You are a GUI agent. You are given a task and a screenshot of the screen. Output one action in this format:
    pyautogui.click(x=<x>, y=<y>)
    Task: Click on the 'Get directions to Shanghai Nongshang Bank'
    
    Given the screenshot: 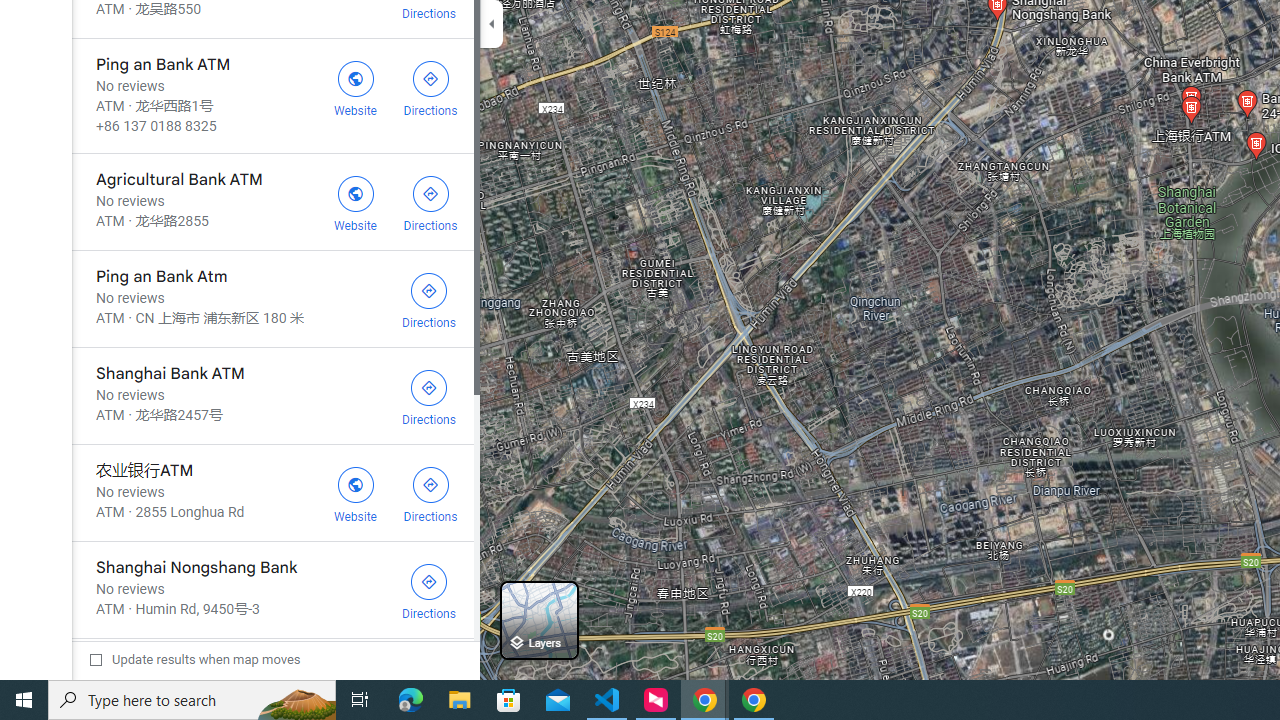 What is the action you would take?
    pyautogui.click(x=428, y=589)
    